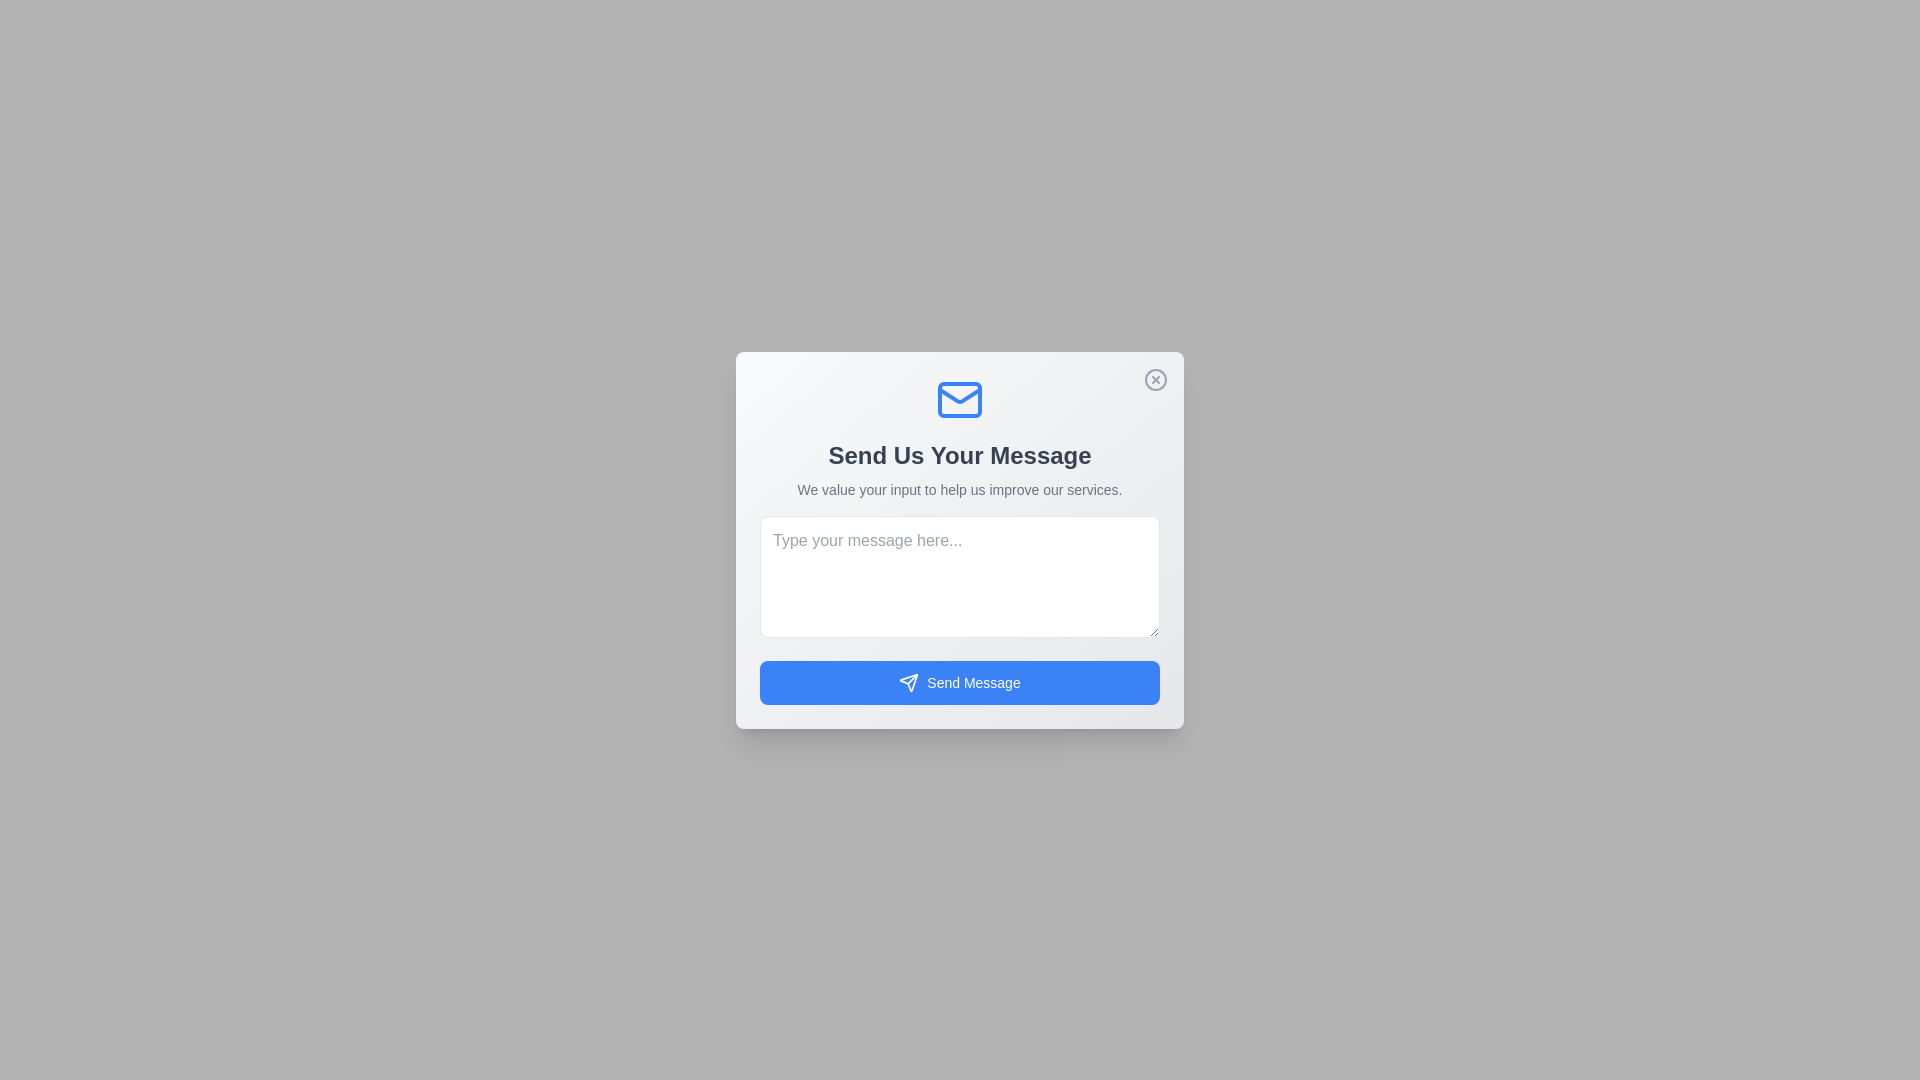  Describe the element at coordinates (1156, 379) in the screenshot. I see `the close button to dismiss the dialog` at that location.